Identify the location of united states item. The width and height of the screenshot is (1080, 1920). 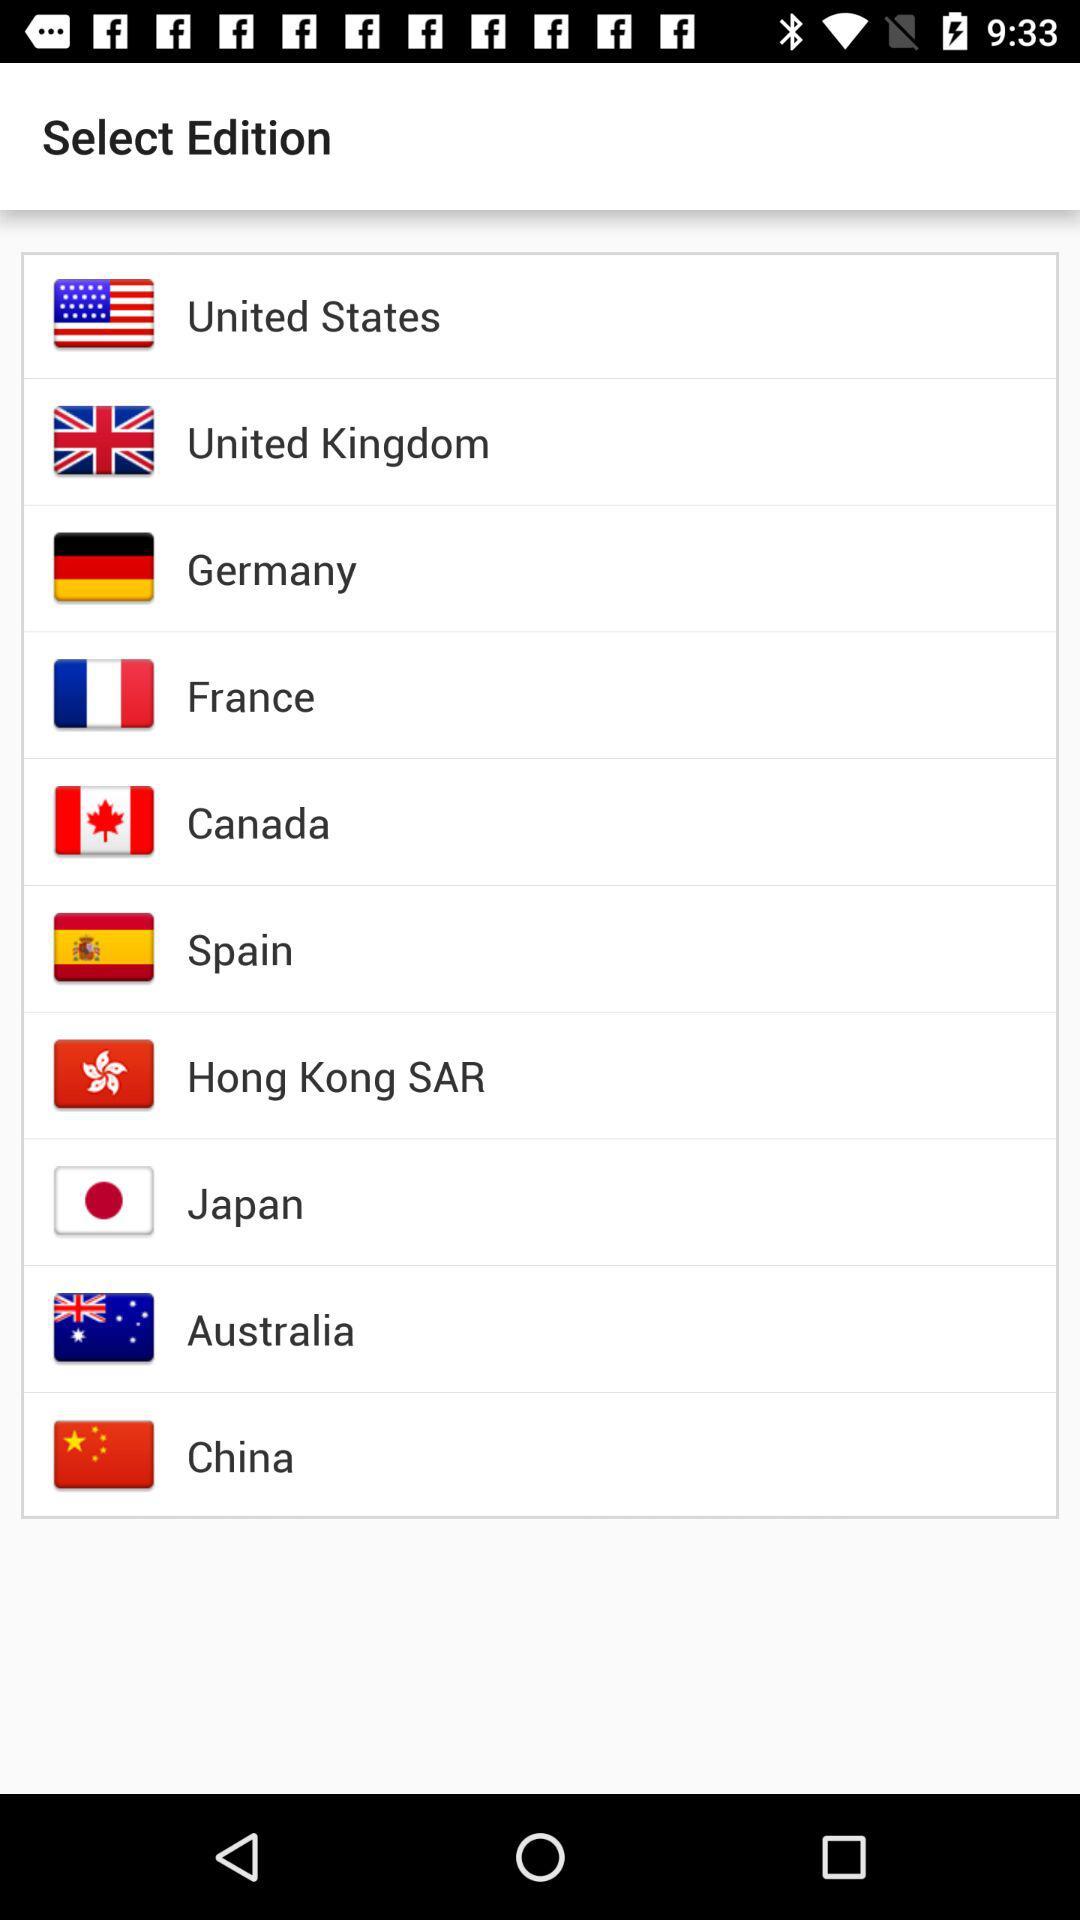
(313, 314).